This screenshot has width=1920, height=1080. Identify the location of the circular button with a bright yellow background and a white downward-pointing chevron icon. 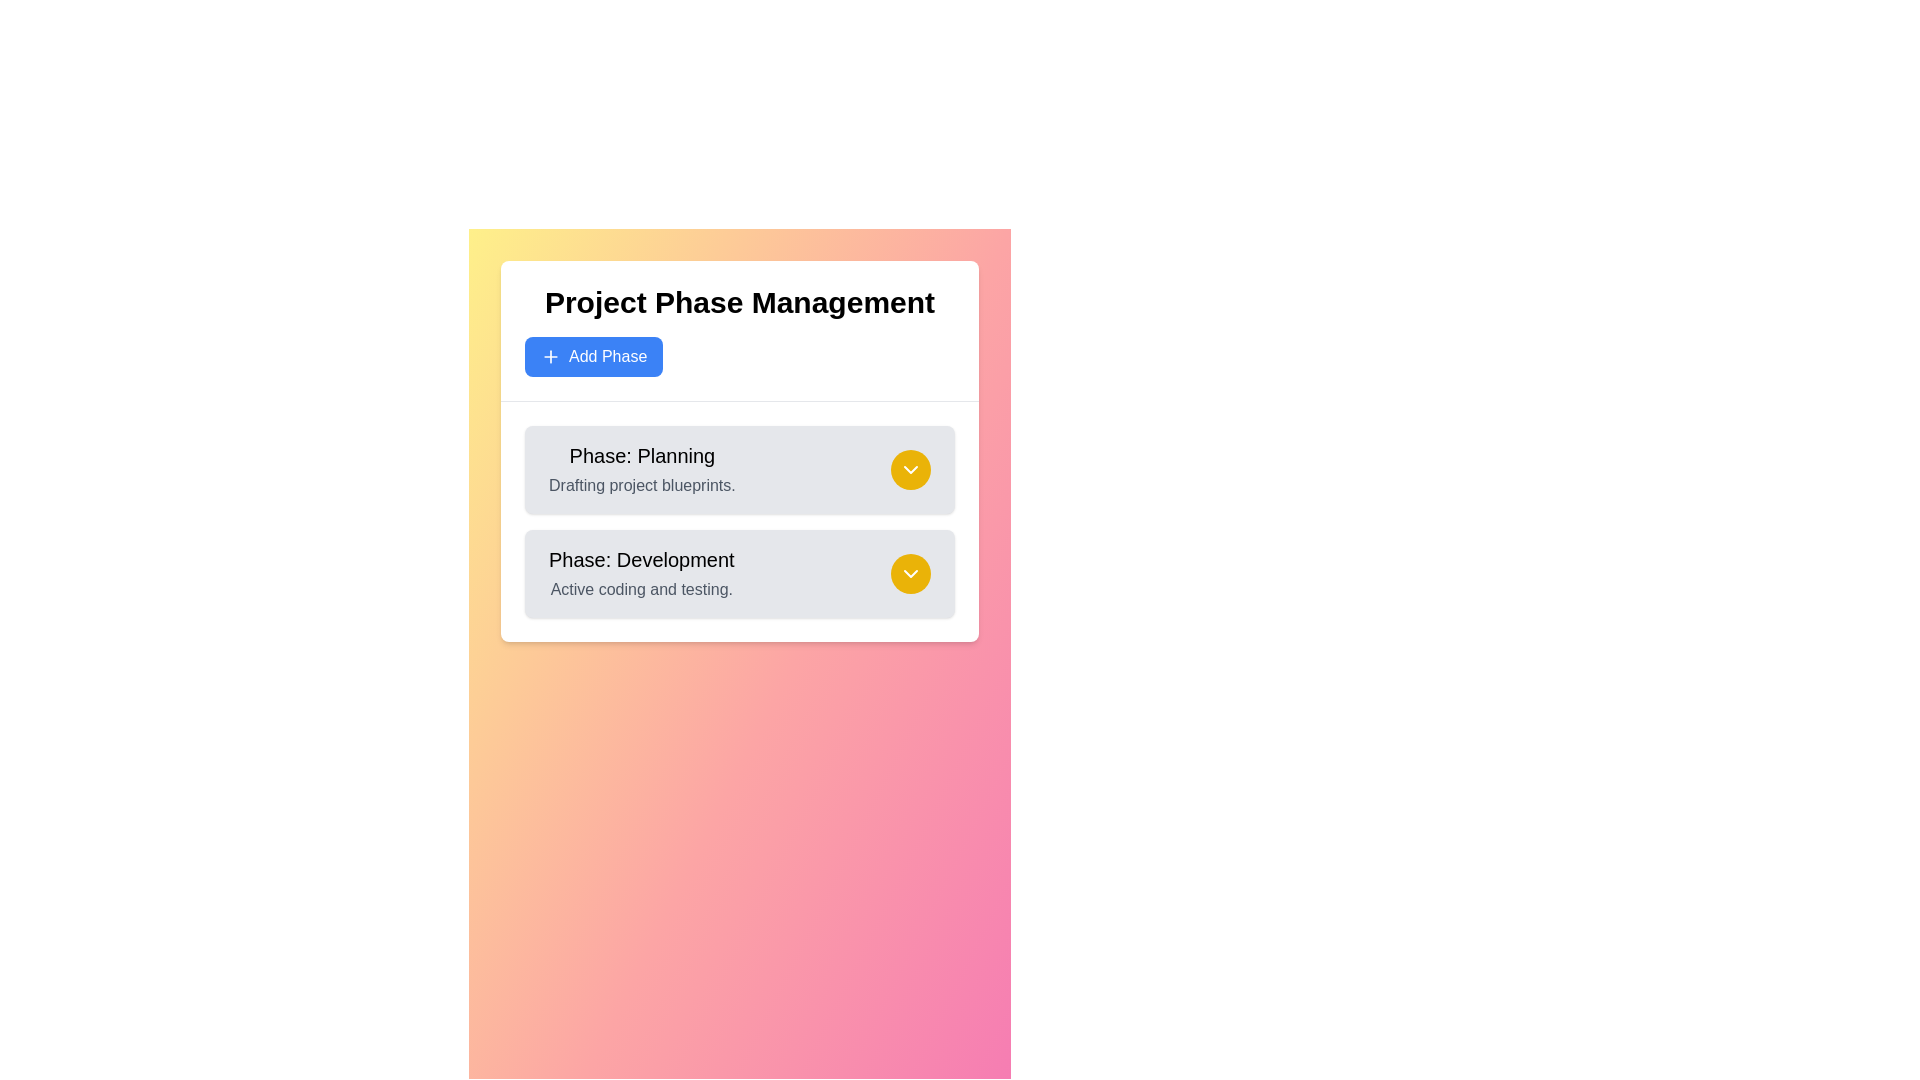
(910, 574).